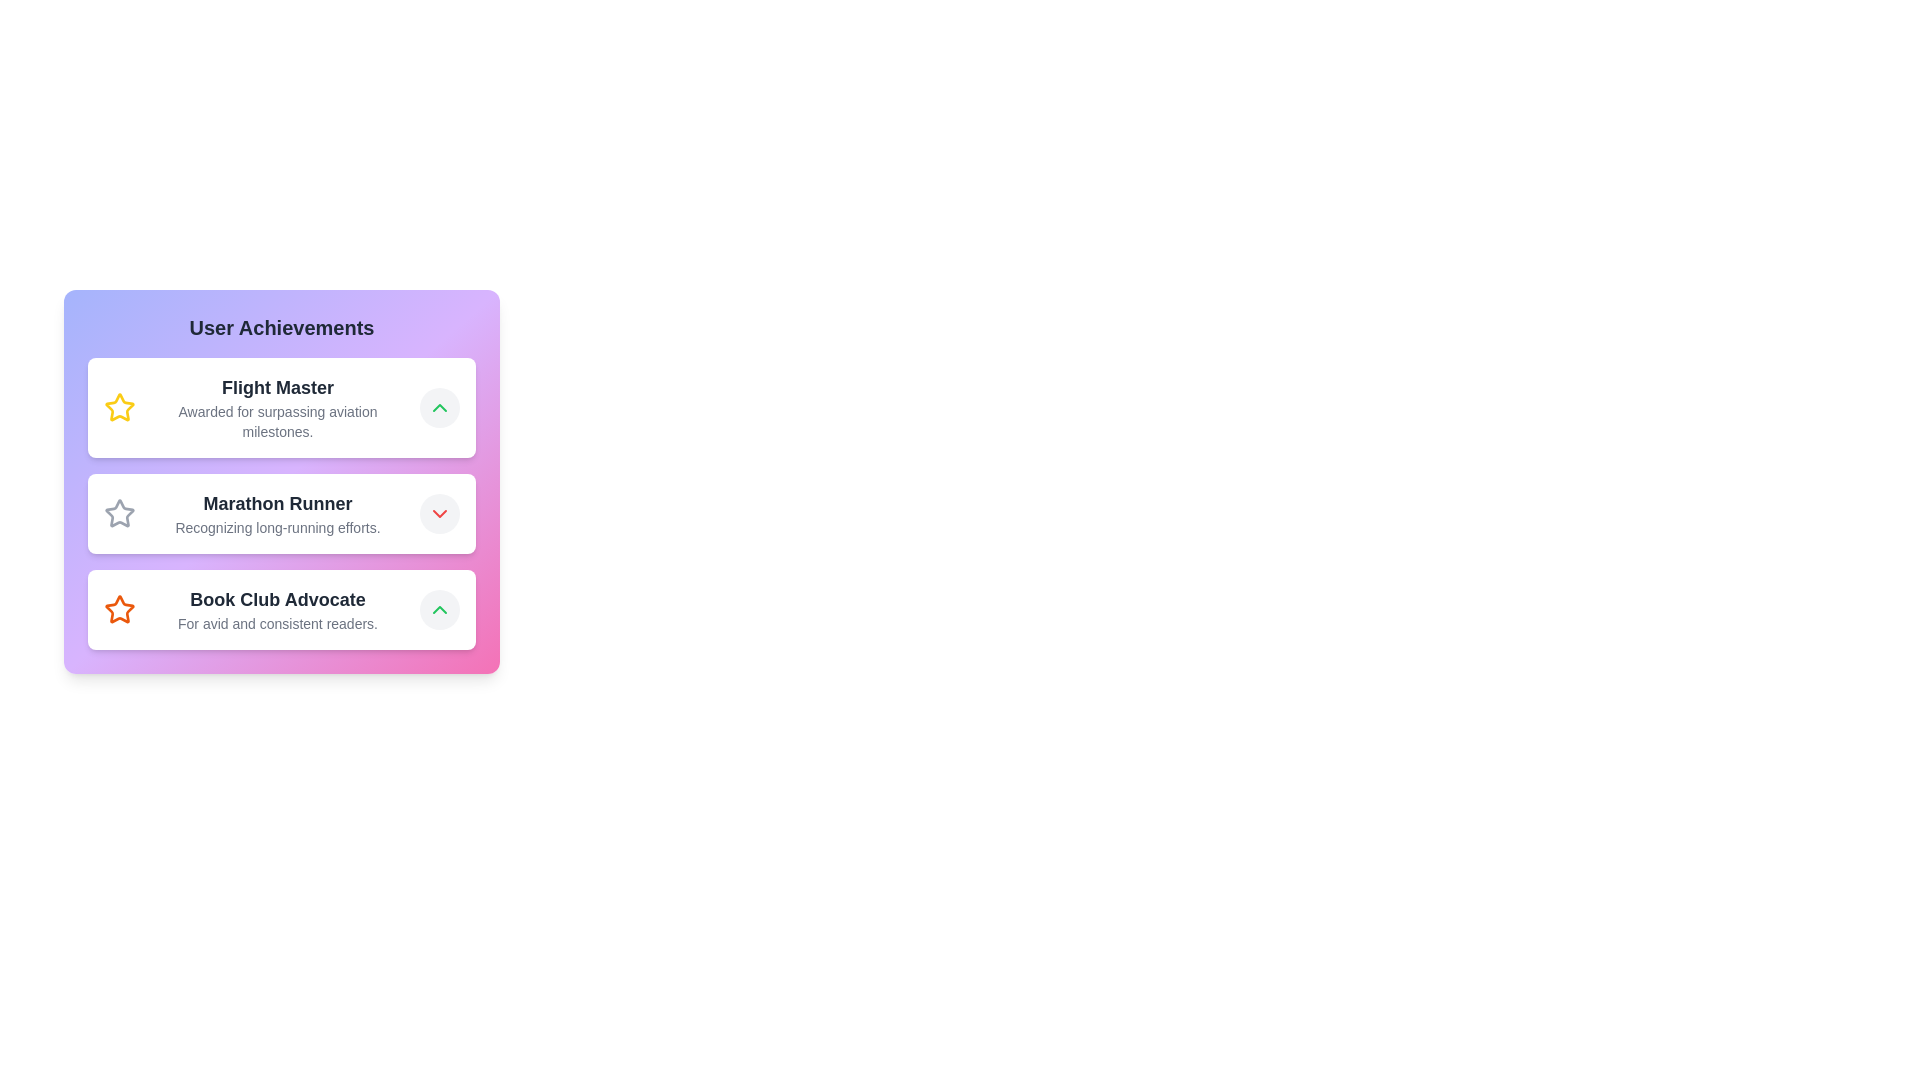 The height and width of the screenshot is (1080, 1920). I want to click on the Text Label that serves as the title for the 'Book Club Advocate' achievement, located in the lower part of the 'User Achievements' list, so click(277, 599).